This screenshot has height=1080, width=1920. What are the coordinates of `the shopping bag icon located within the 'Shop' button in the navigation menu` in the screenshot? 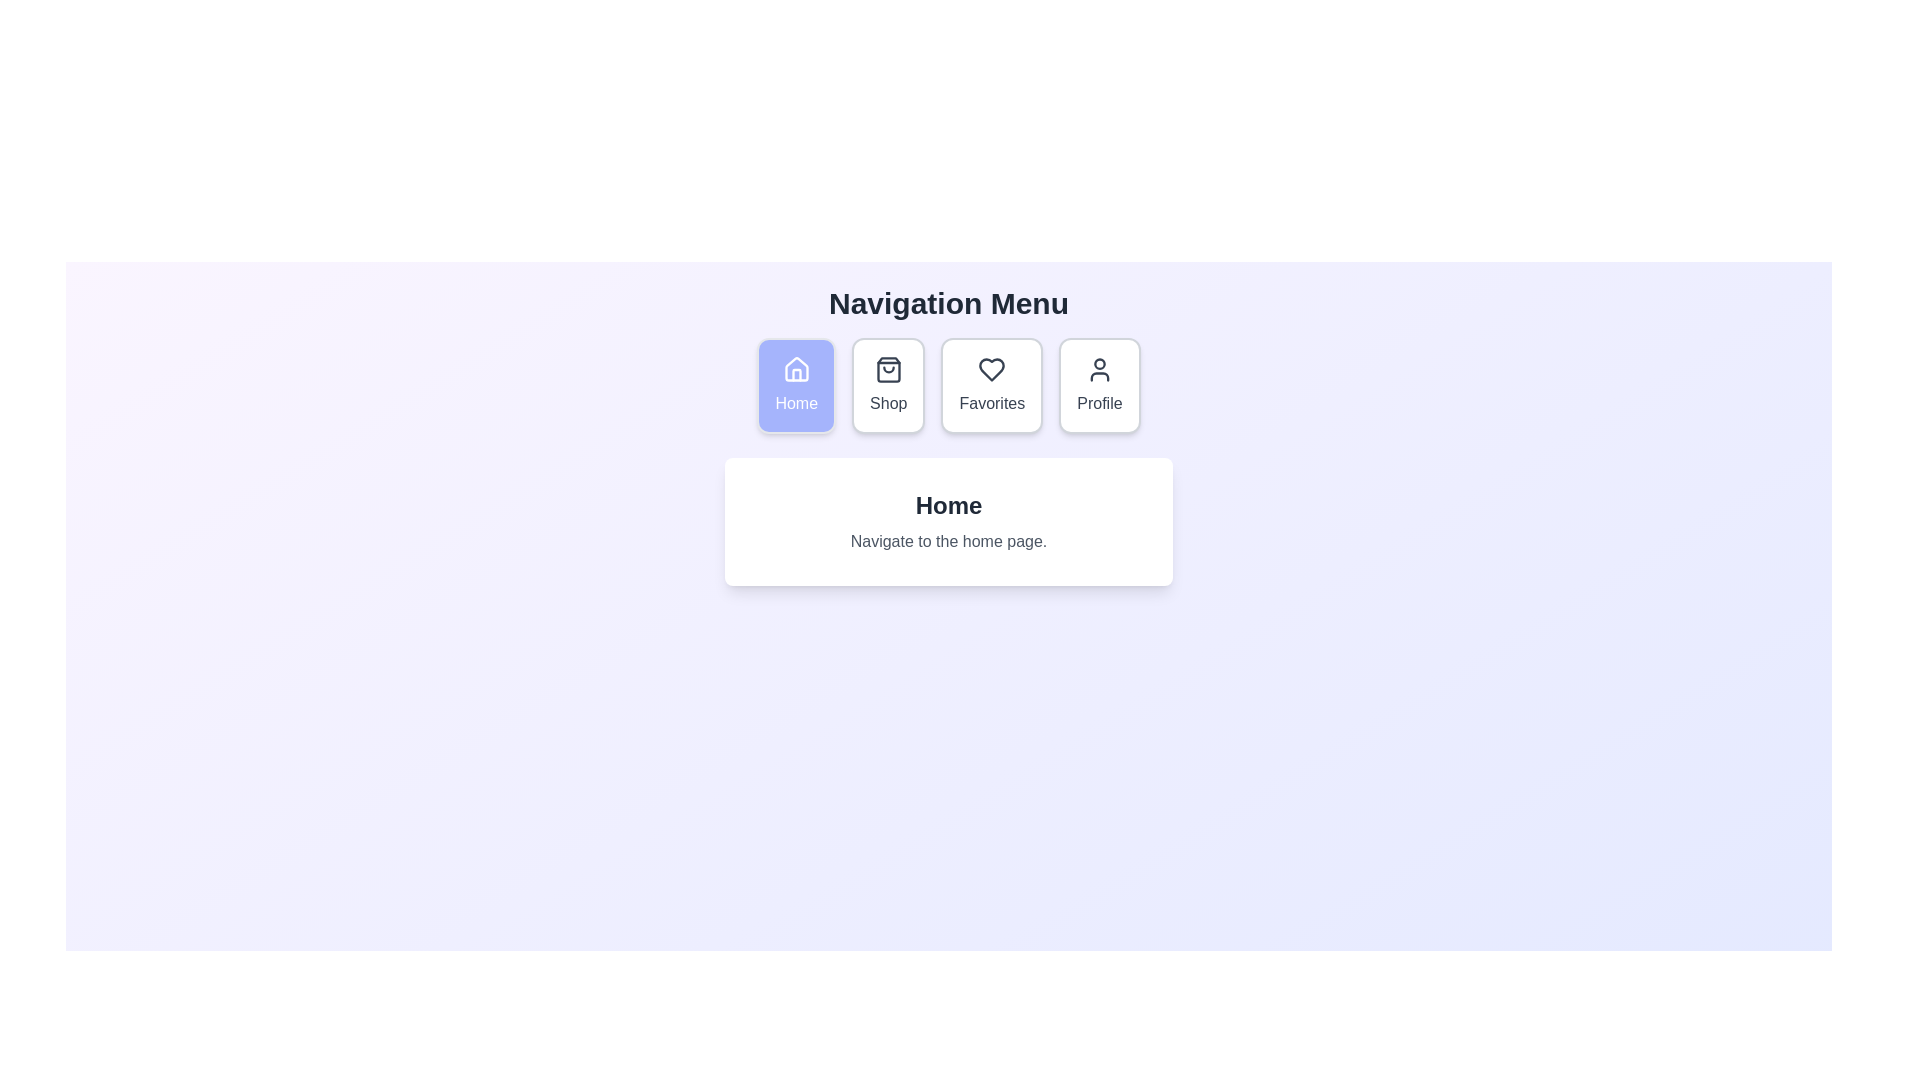 It's located at (887, 370).